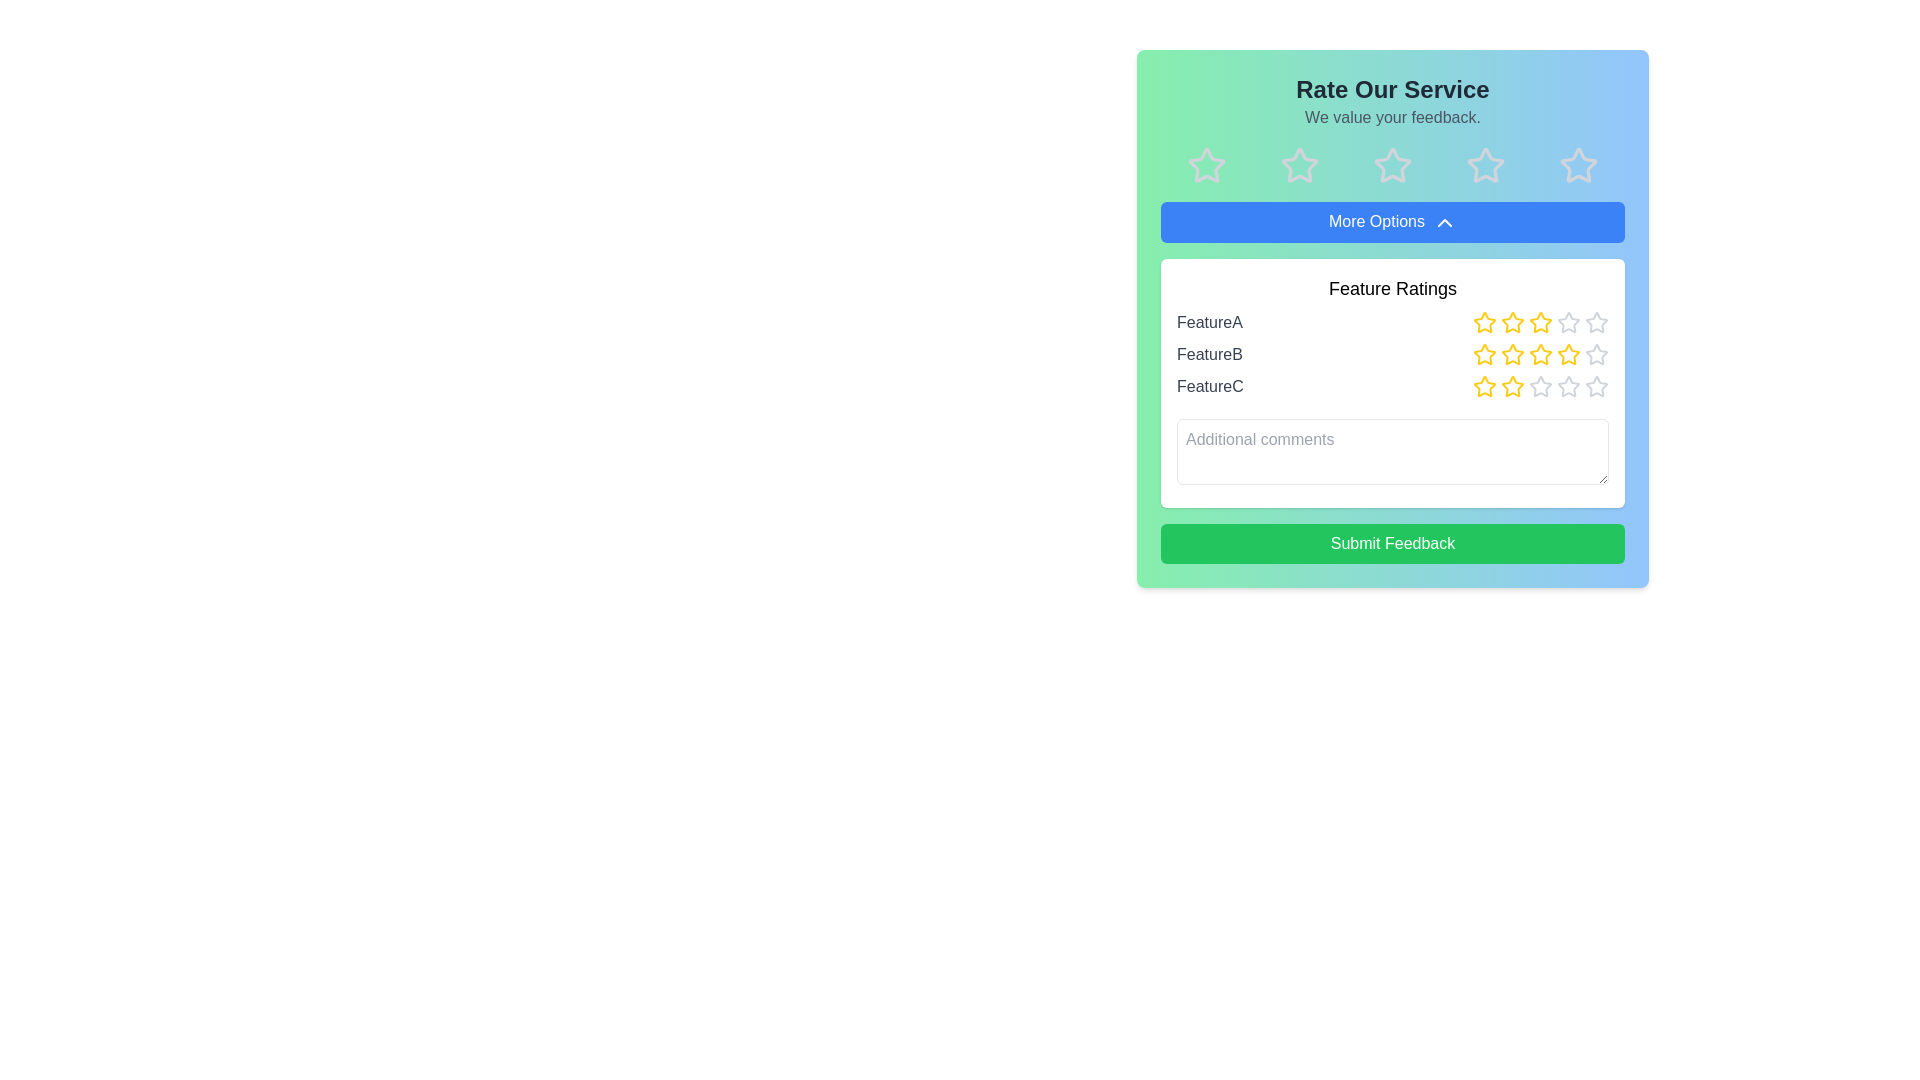 The image size is (1920, 1080). I want to click on on the third star in the 5-star rating system for 'Feature A', so click(1539, 320).